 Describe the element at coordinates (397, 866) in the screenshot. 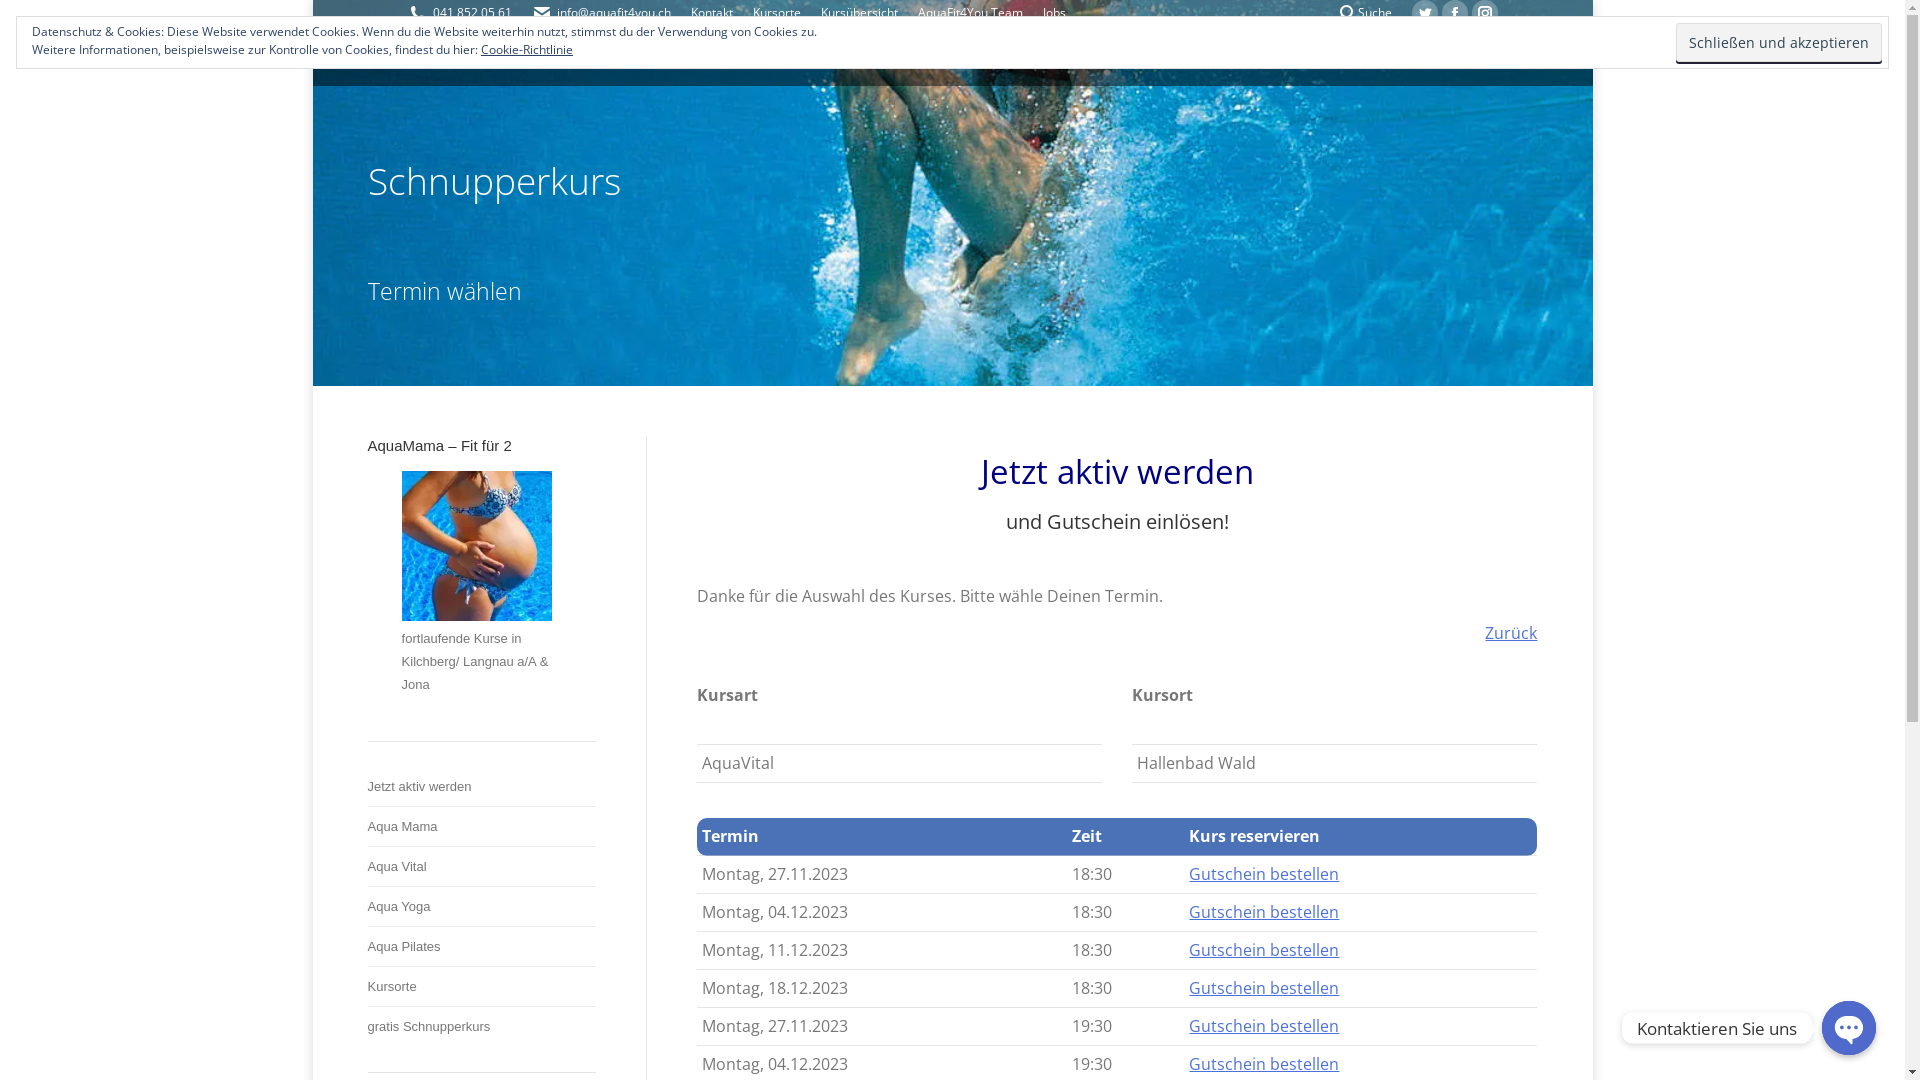

I see `'Aqua Vital'` at that location.